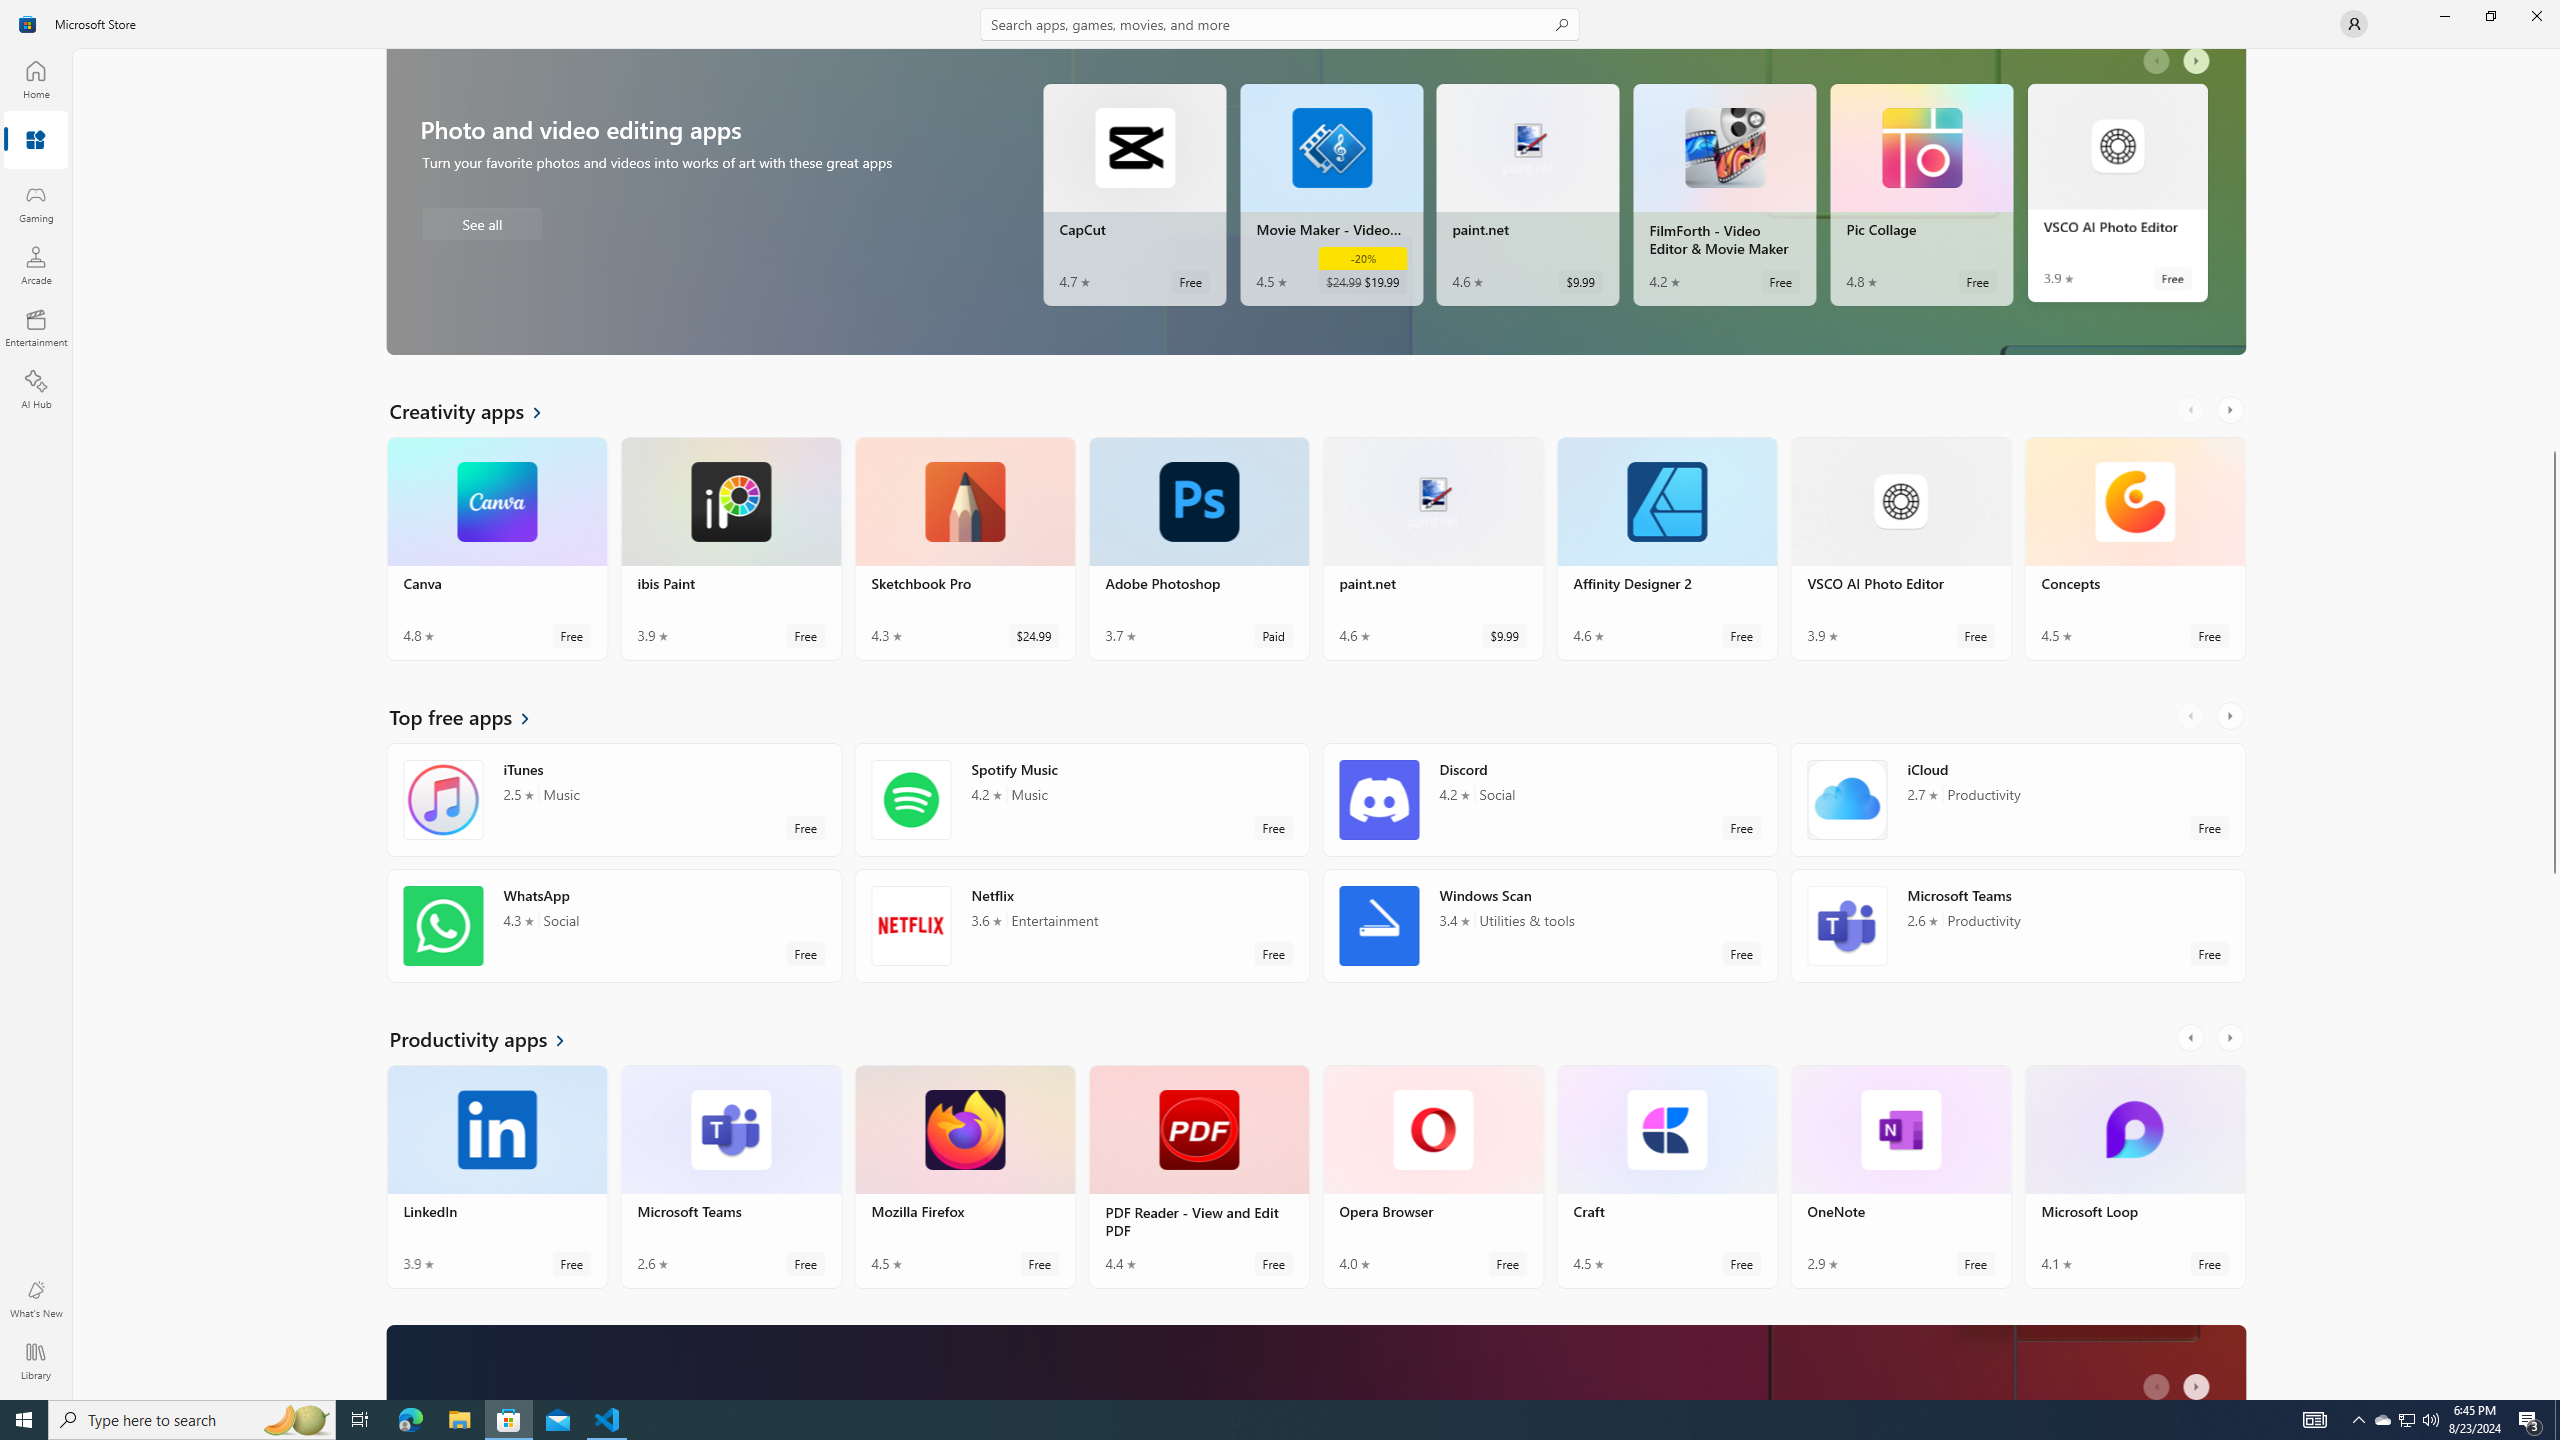 The width and height of the screenshot is (2560, 1440). Describe the element at coordinates (481, 222) in the screenshot. I see `'See all  Photo and video editing apps'` at that location.